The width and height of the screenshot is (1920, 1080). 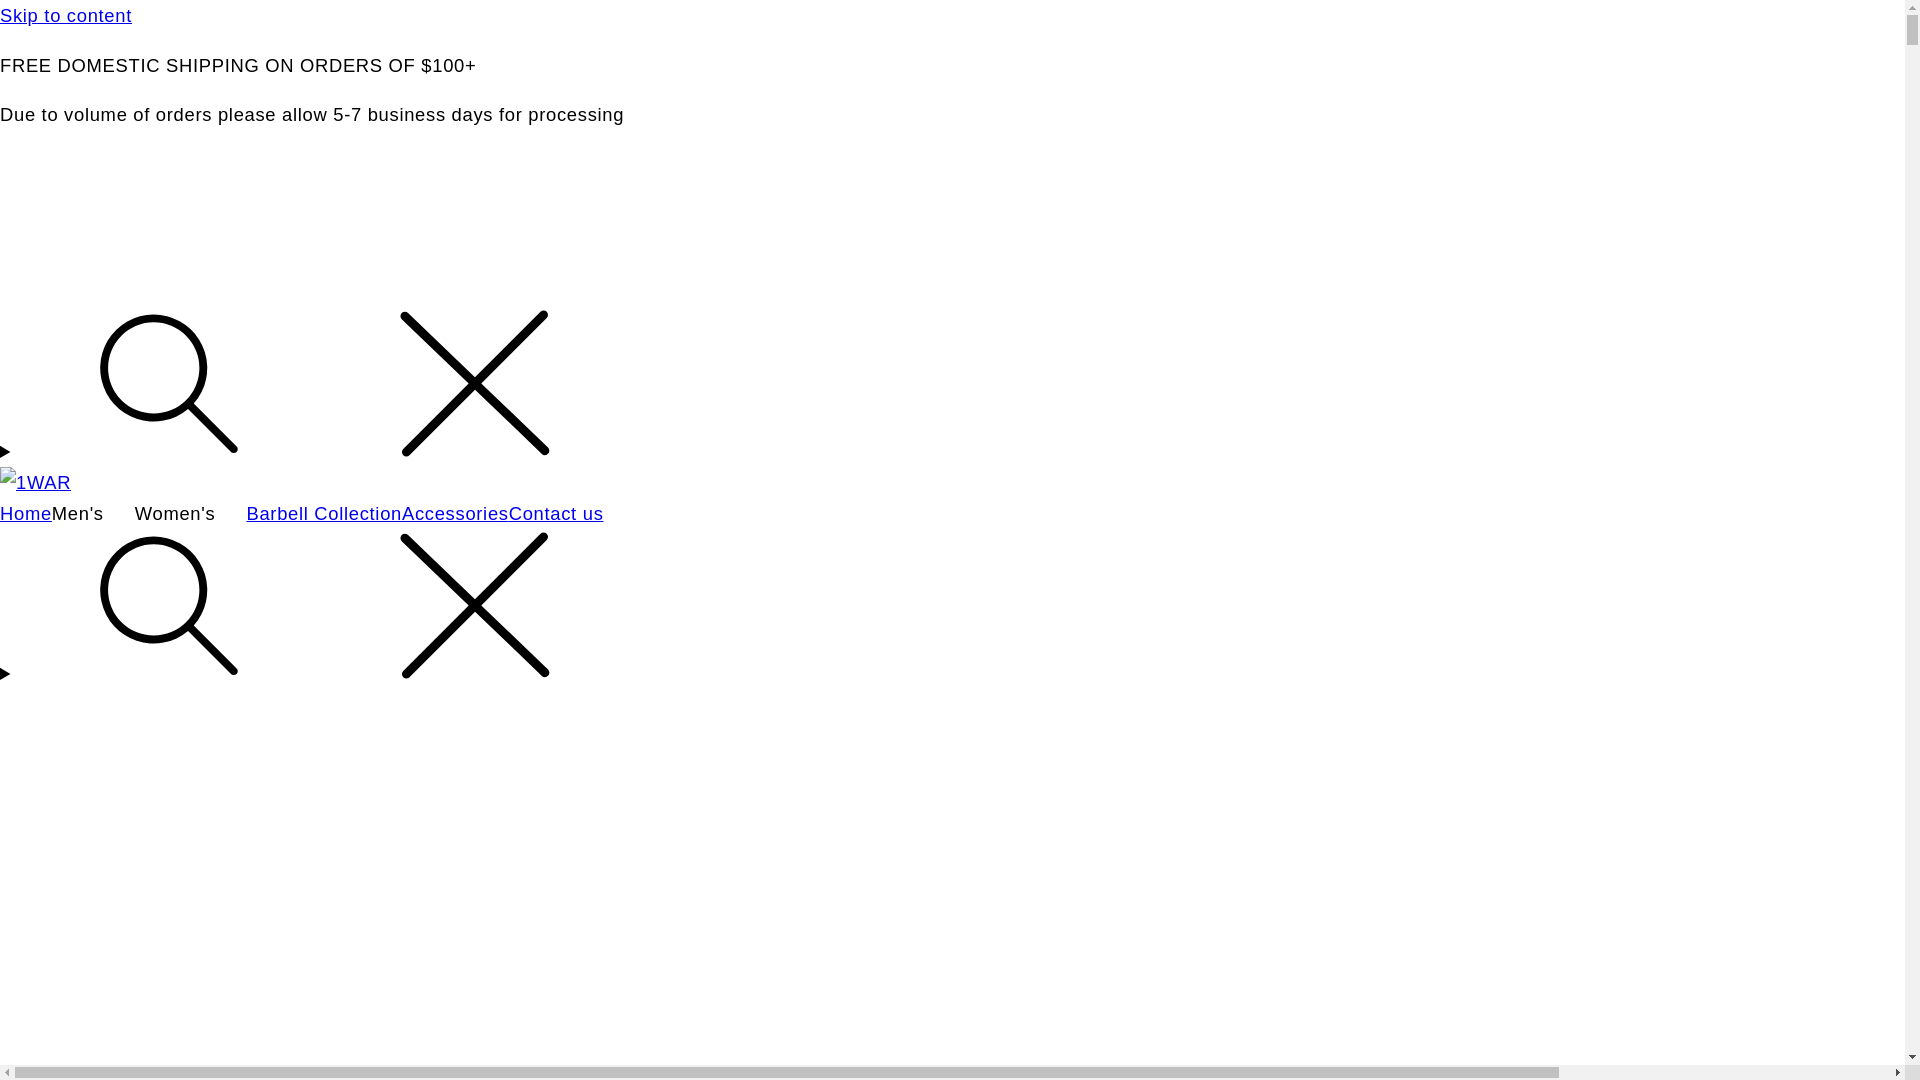 I want to click on 'Accessories', so click(x=454, y=512).